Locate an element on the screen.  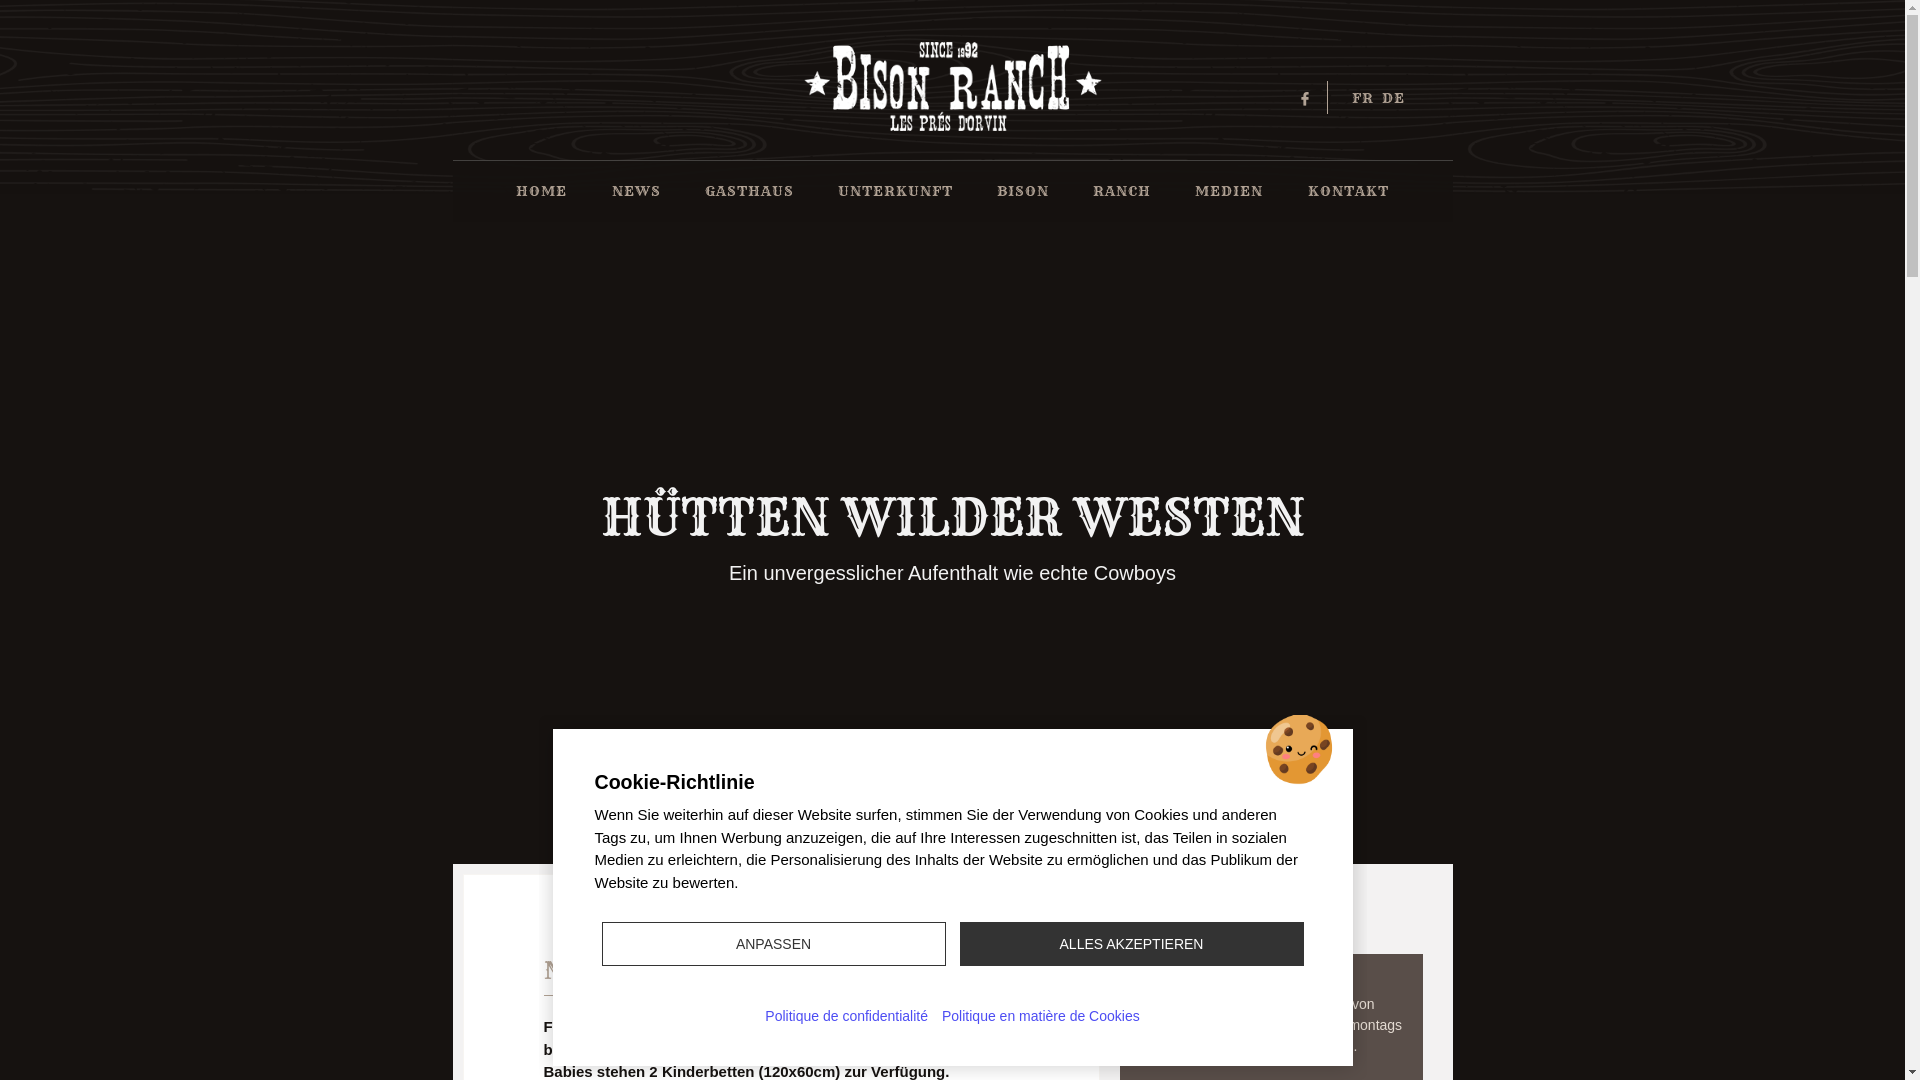
'UNTERKUNFT' is located at coordinates (894, 191).